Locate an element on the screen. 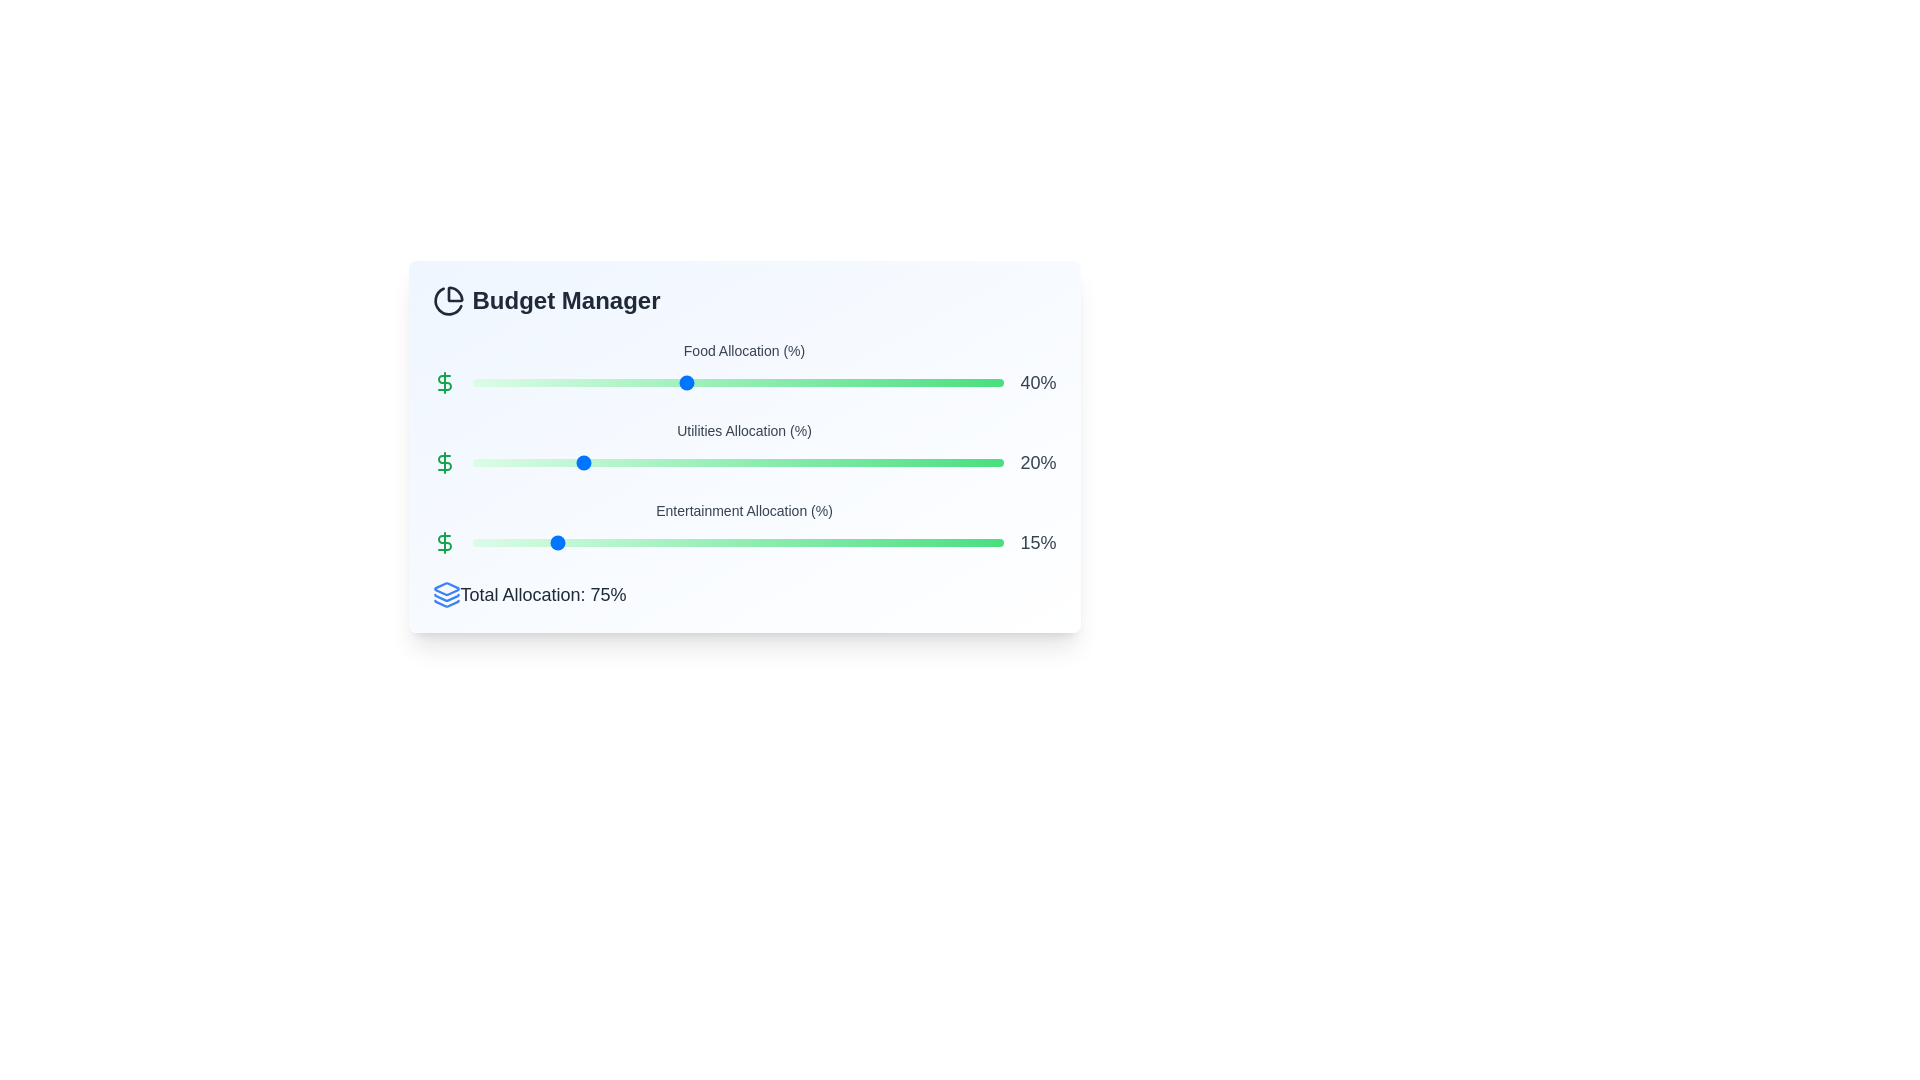 Image resolution: width=1920 pixels, height=1080 pixels. the Food Allocation slider to 13% is located at coordinates (541, 382).